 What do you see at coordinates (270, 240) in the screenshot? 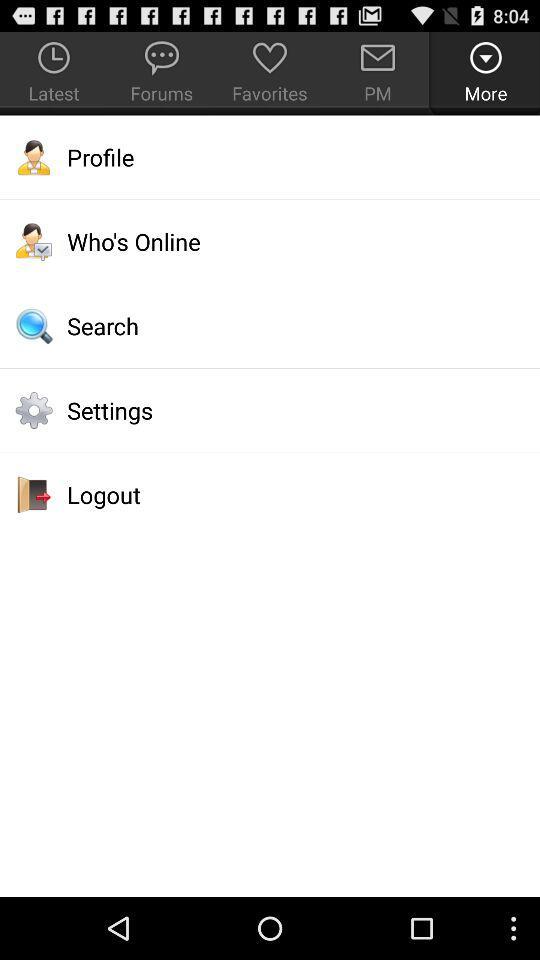
I see `app above   search item` at bounding box center [270, 240].